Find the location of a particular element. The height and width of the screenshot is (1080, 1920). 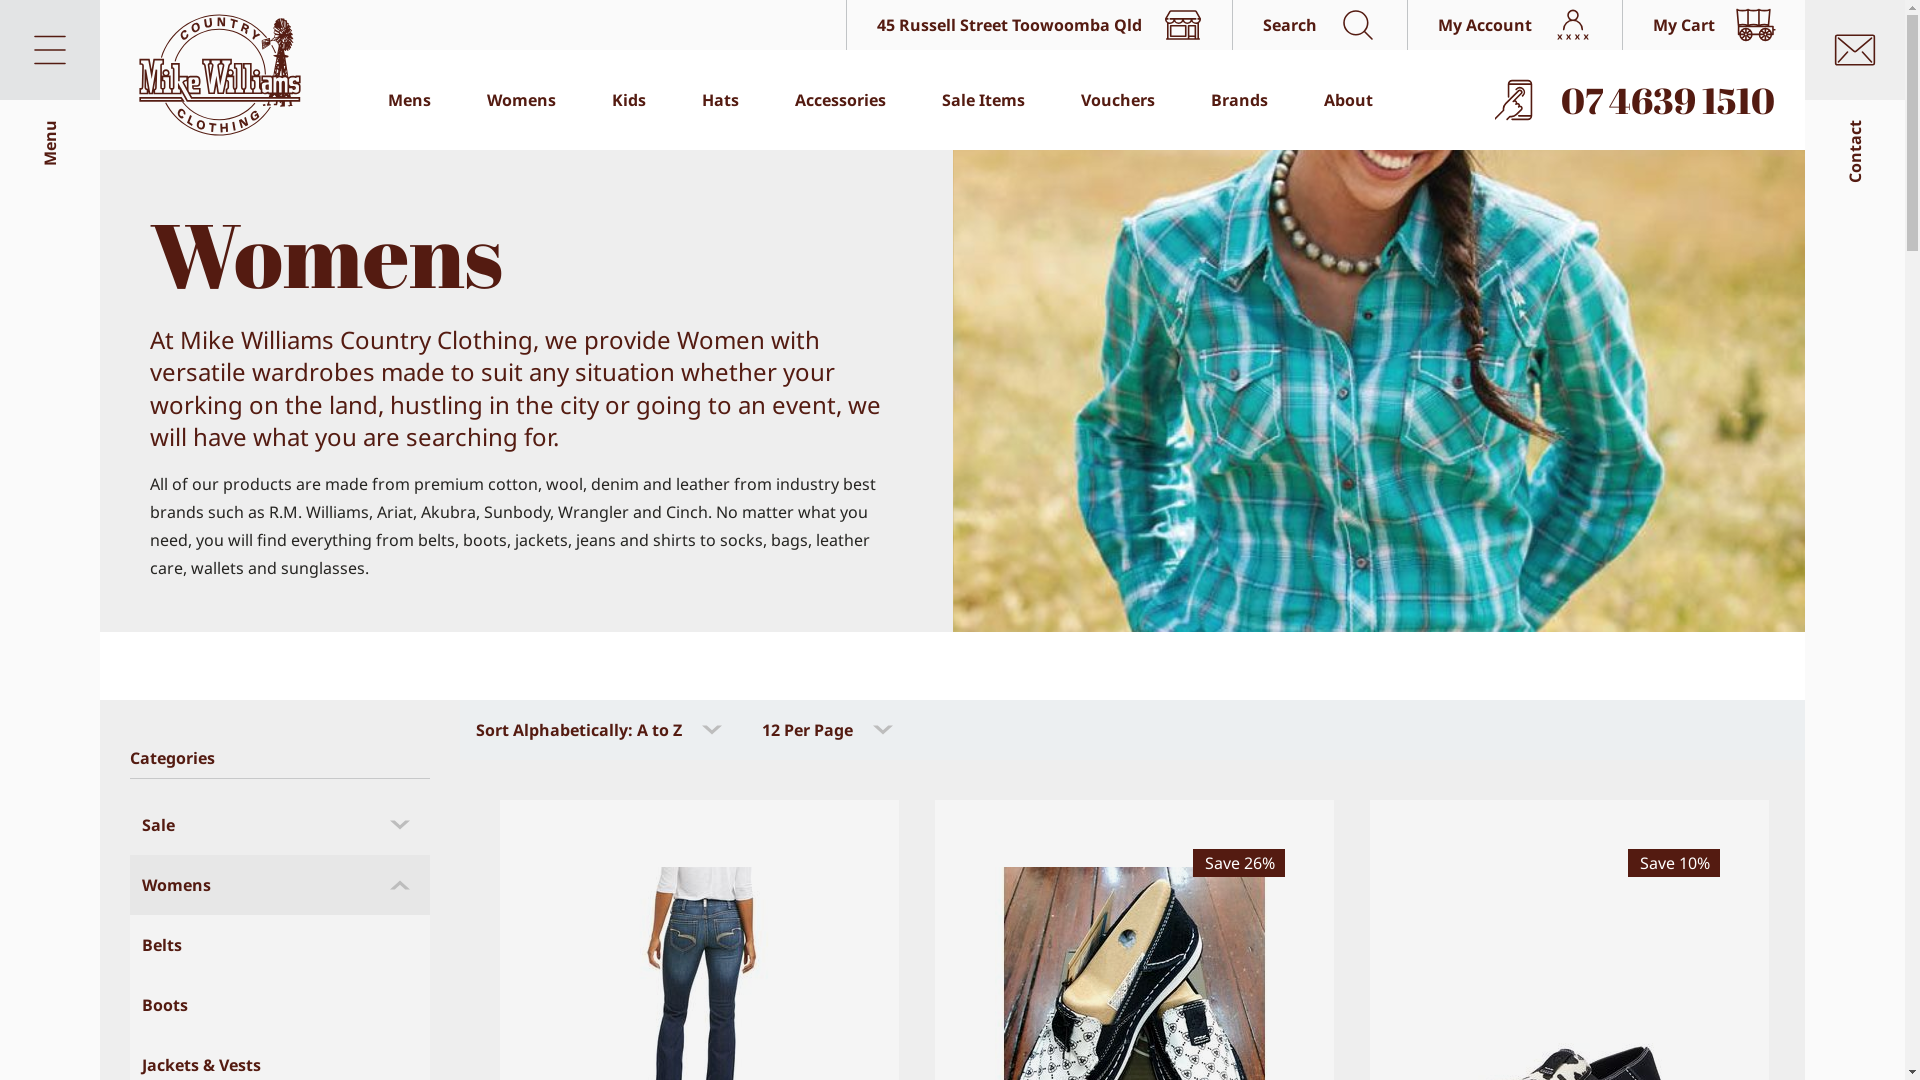

'12 Per Page' is located at coordinates (829, 729).